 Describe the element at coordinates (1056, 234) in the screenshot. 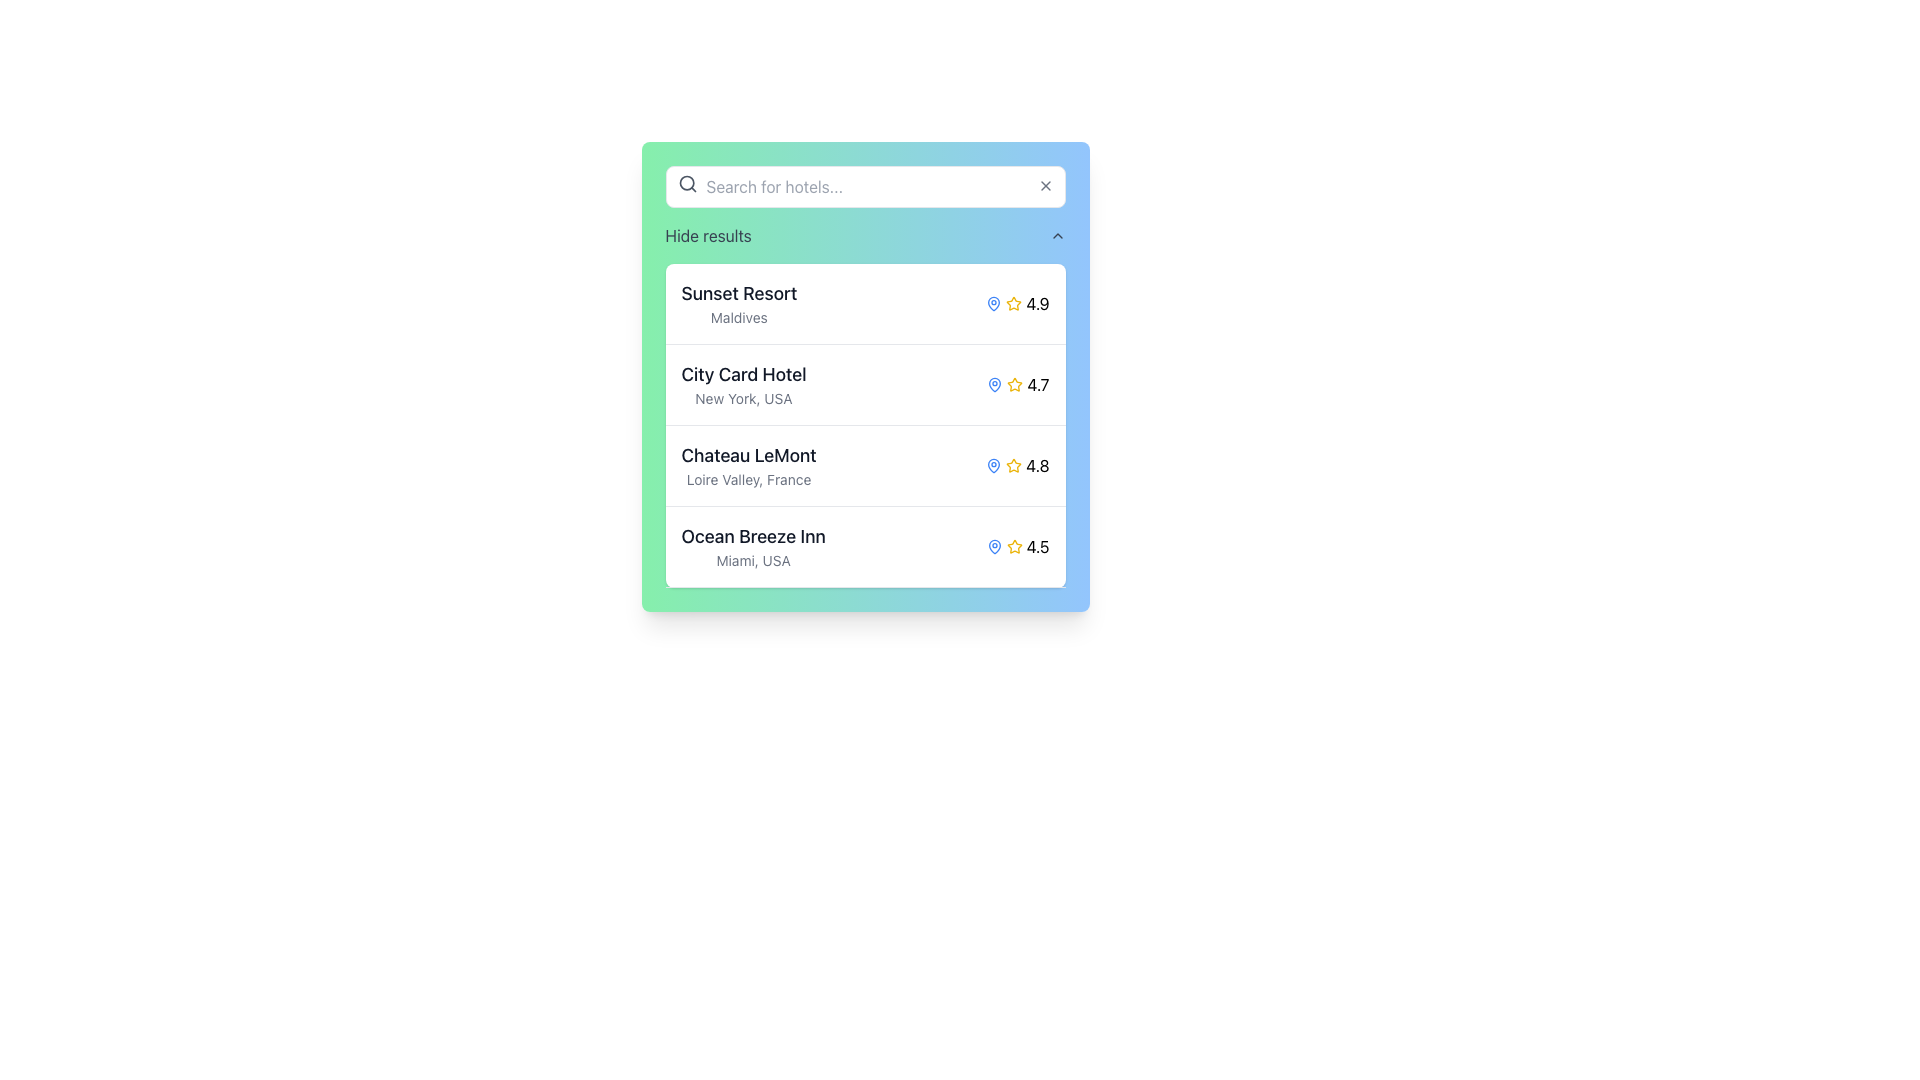

I see `the upward-pointing chevron icon in the header section of the card` at that location.